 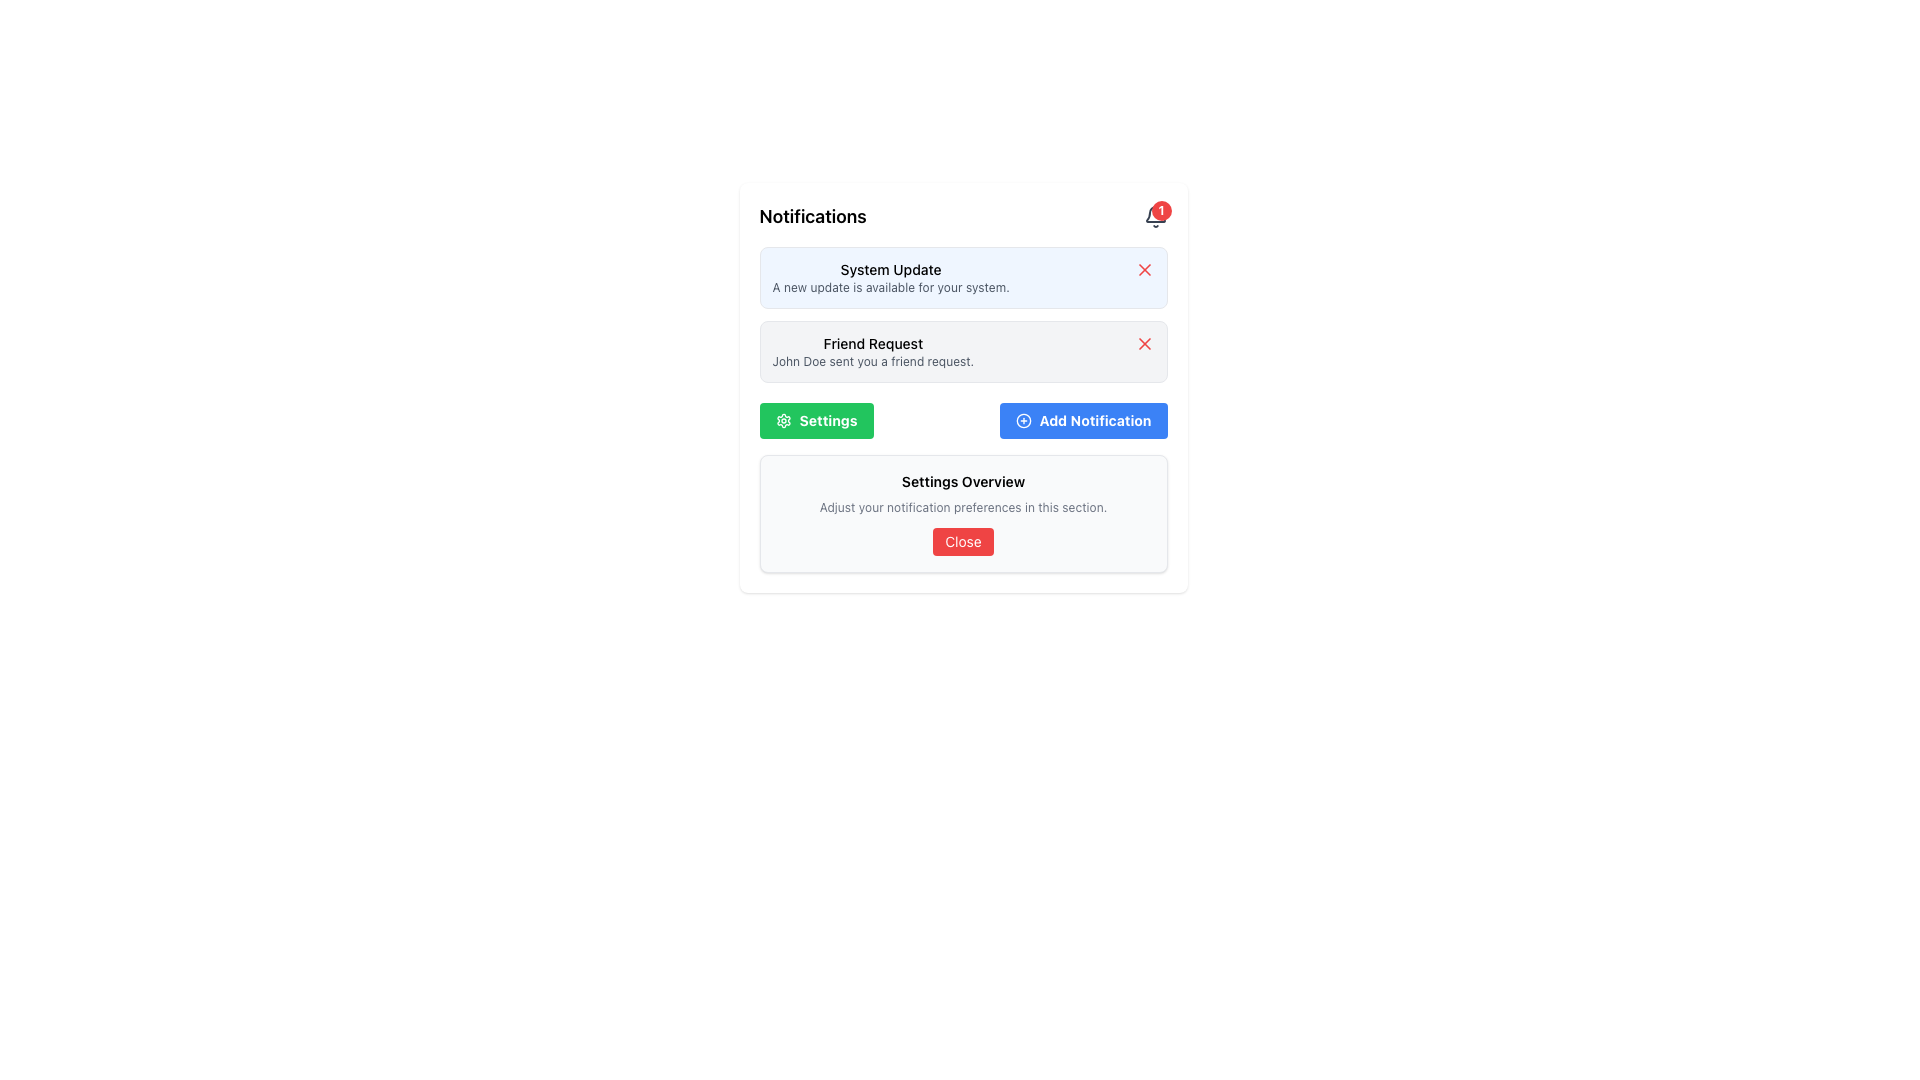 What do you see at coordinates (782, 419) in the screenshot?
I see `the gear-shaped settings icon located near the bottom-left corner of the 'Notifications' dialog box` at bounding box center [782, 419].